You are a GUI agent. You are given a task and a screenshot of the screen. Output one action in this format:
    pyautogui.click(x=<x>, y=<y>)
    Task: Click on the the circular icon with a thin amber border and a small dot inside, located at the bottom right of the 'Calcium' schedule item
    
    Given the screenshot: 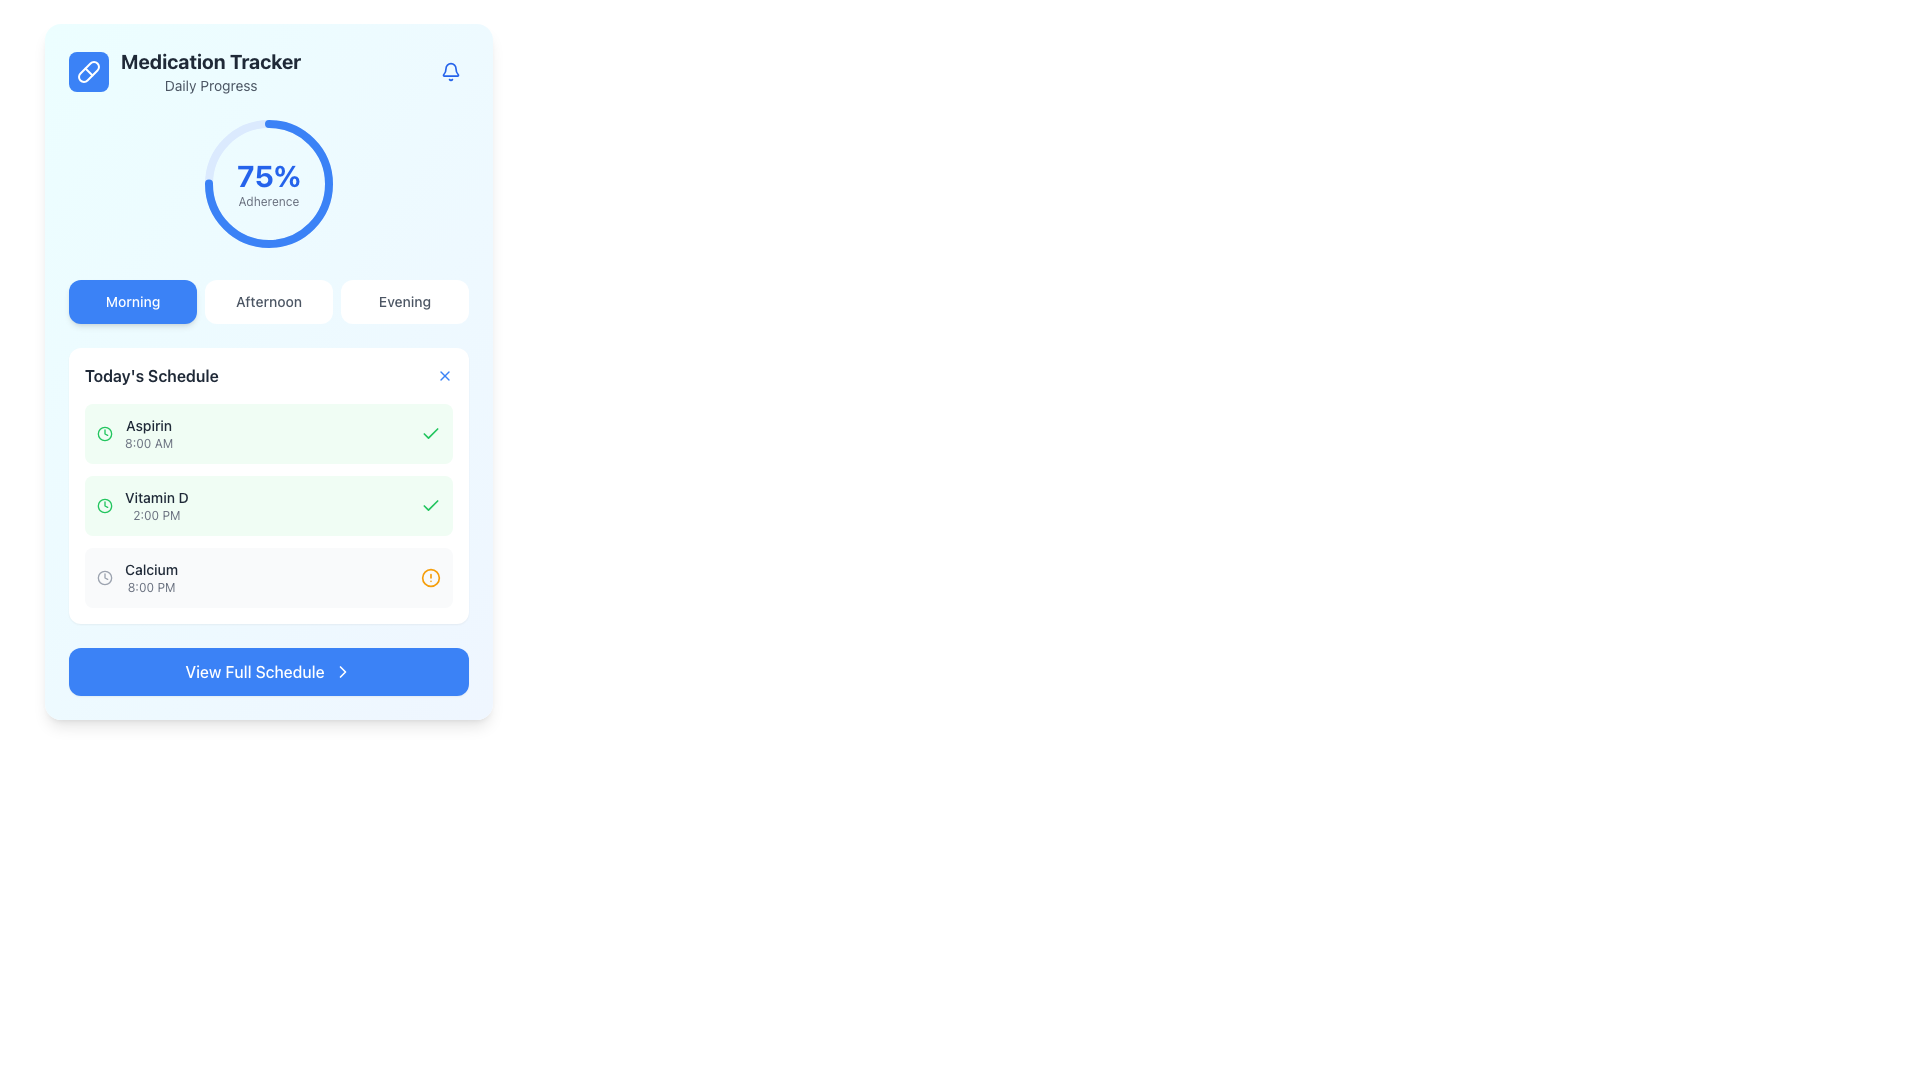 What is the action you would take?
    pyautogui.click(x=430, y=578)
    